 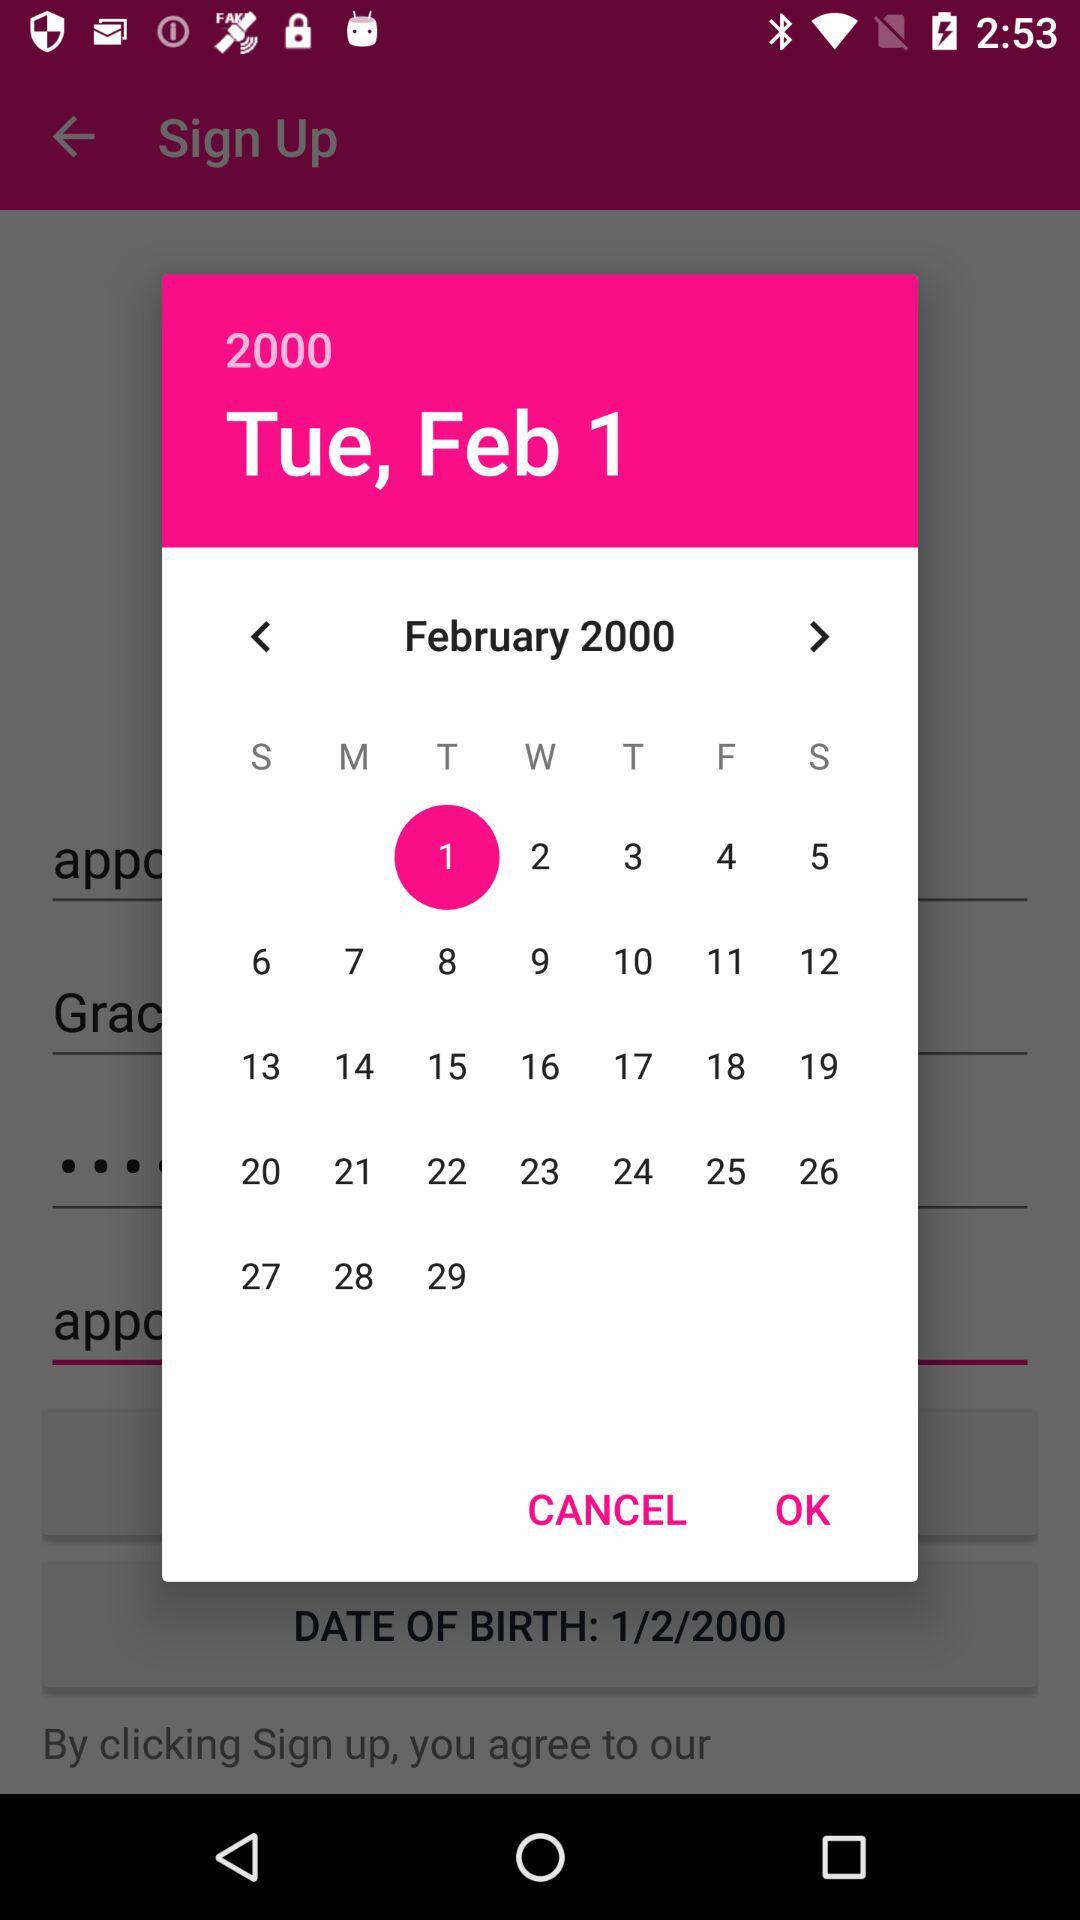 I want to click on the item below the 2000 icon, so click(x=818, y=635).